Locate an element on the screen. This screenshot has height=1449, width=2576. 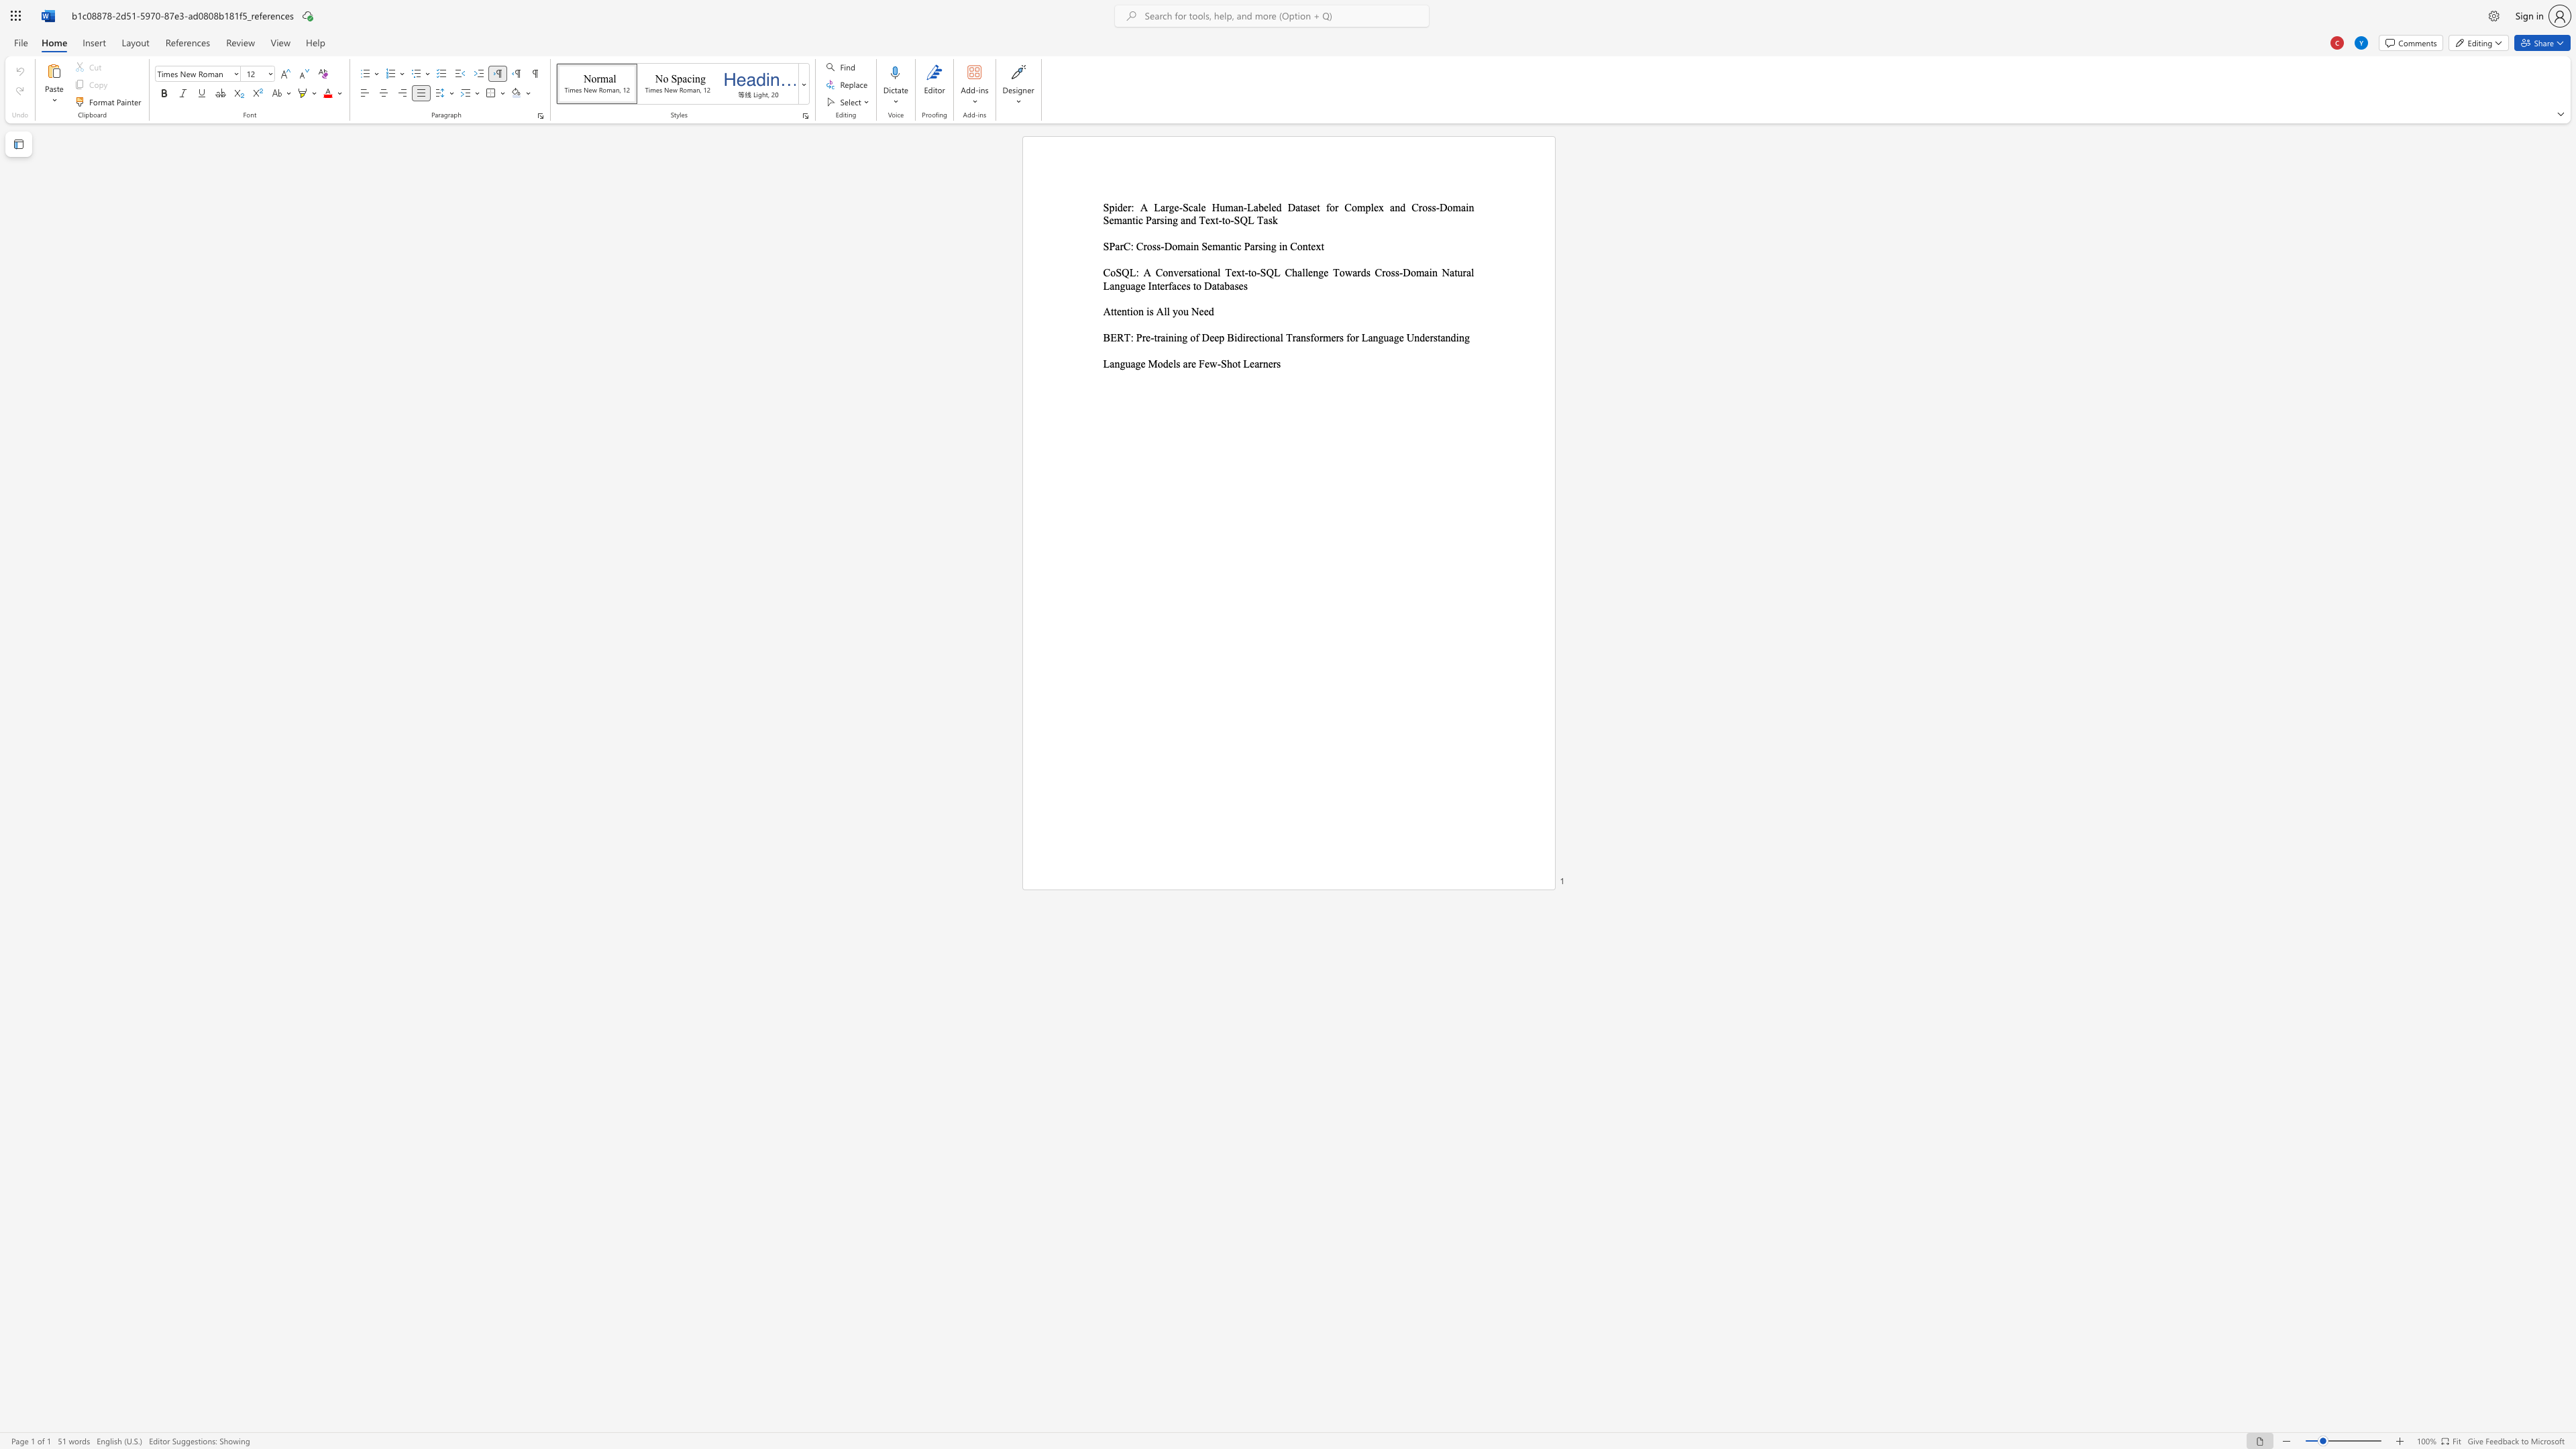
the 2th character "P" in the text is located at coordinates (1246, 245).